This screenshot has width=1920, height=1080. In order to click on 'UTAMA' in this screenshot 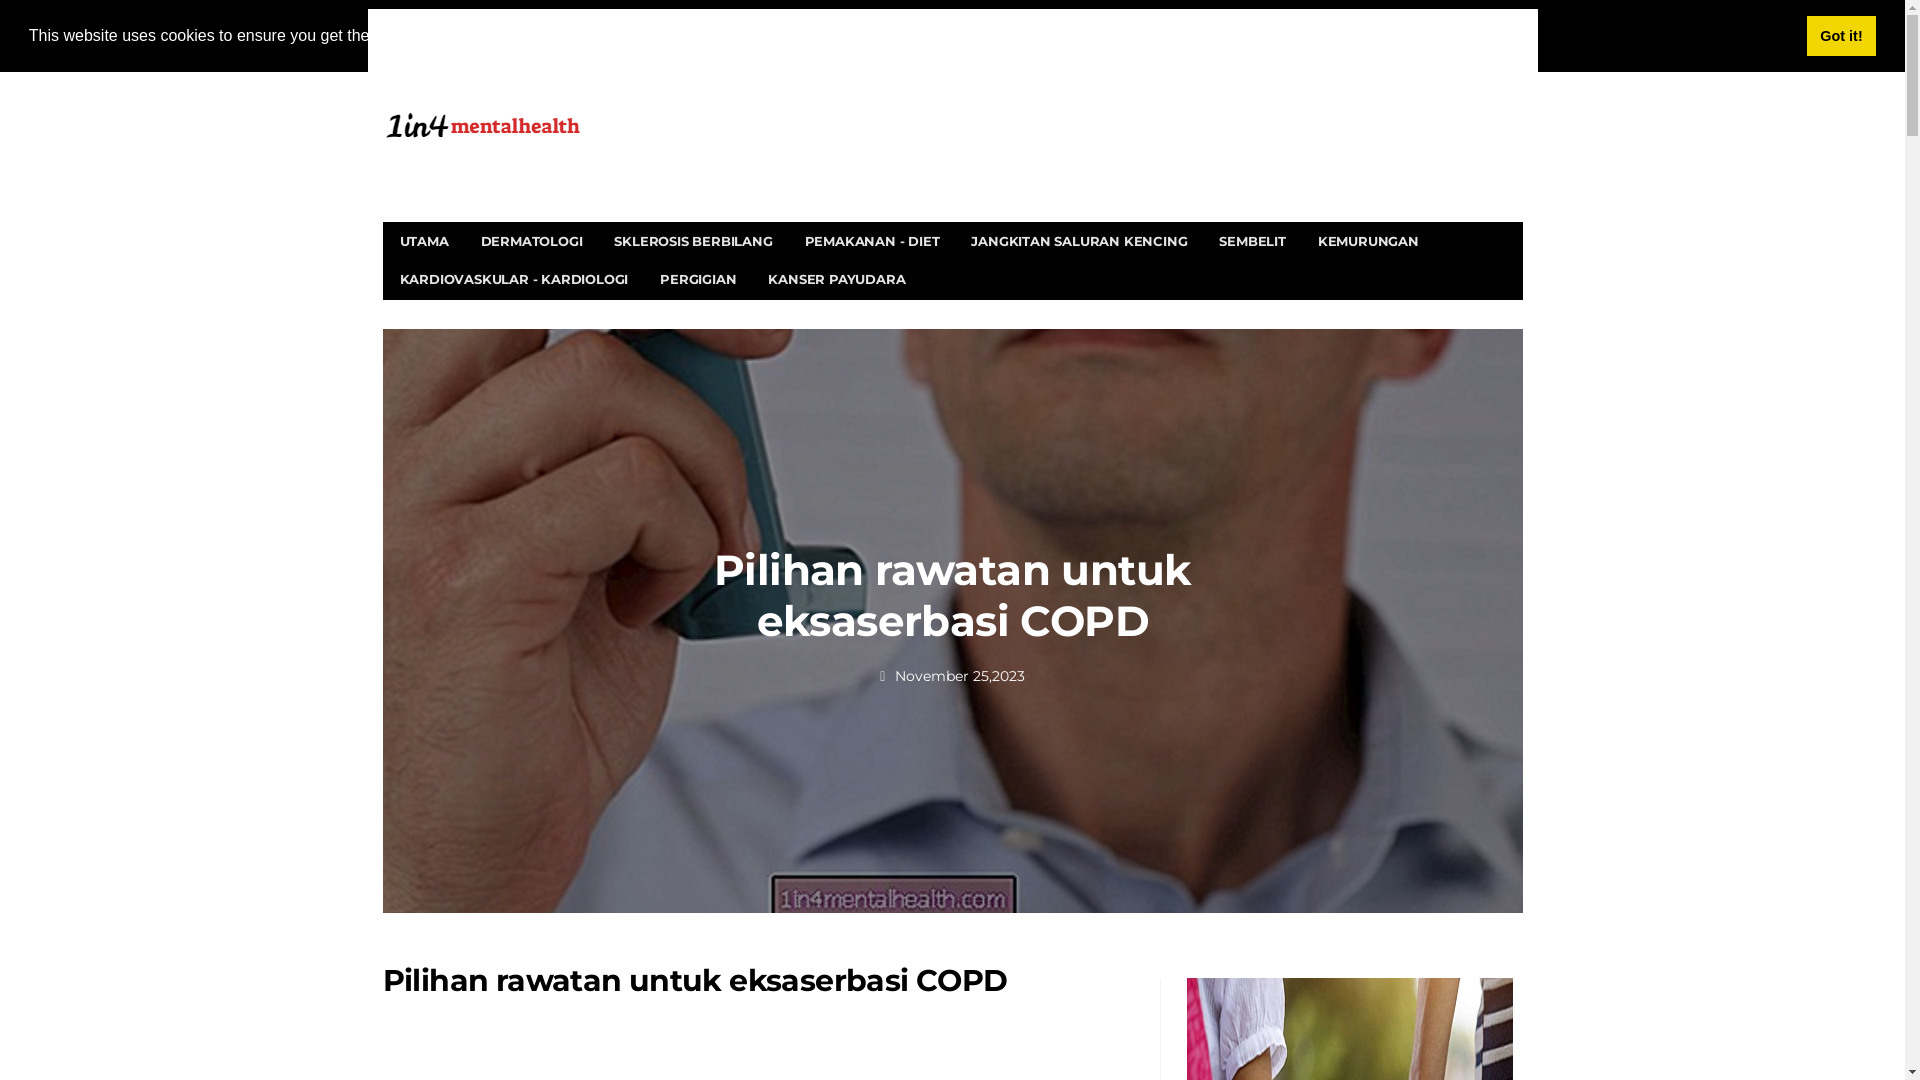, I will do `click(423, 239)`.